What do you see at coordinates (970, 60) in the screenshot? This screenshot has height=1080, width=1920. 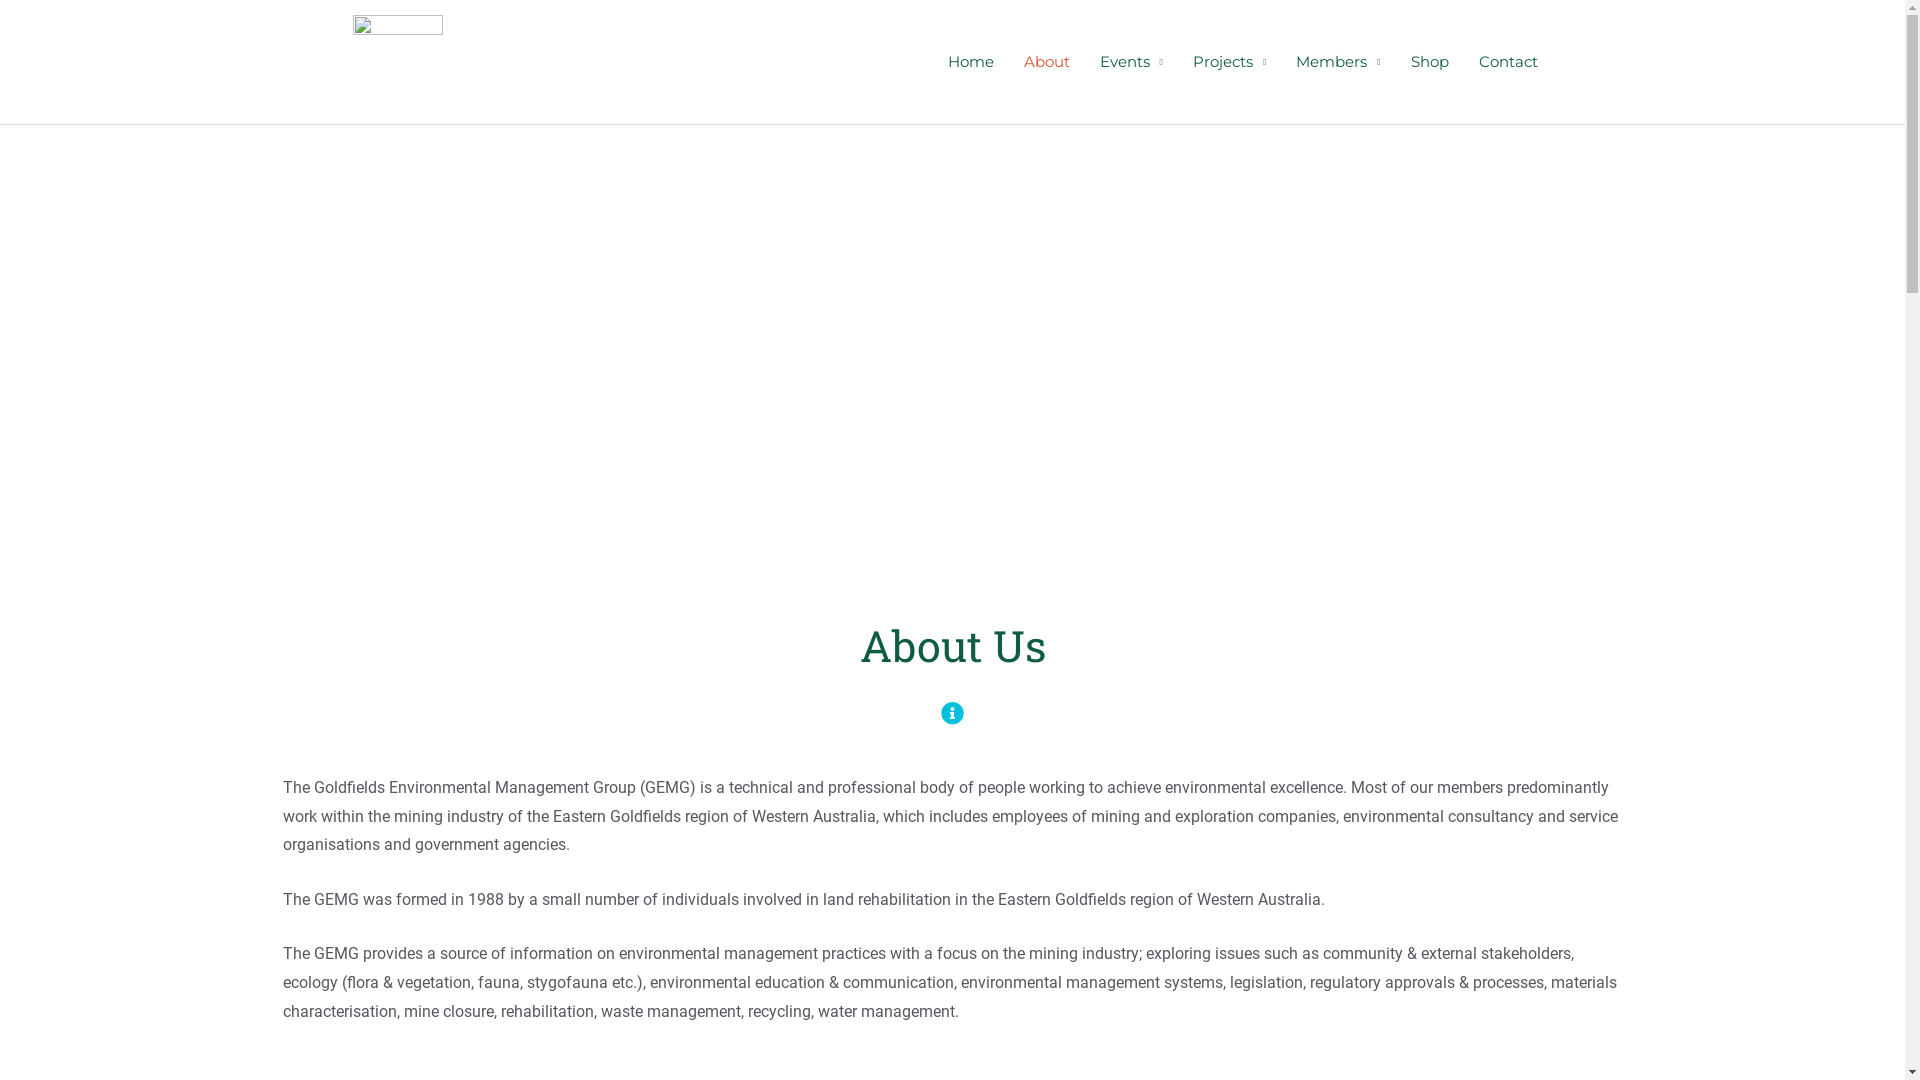 I see `'Home'` at bounding box center [970, 60].